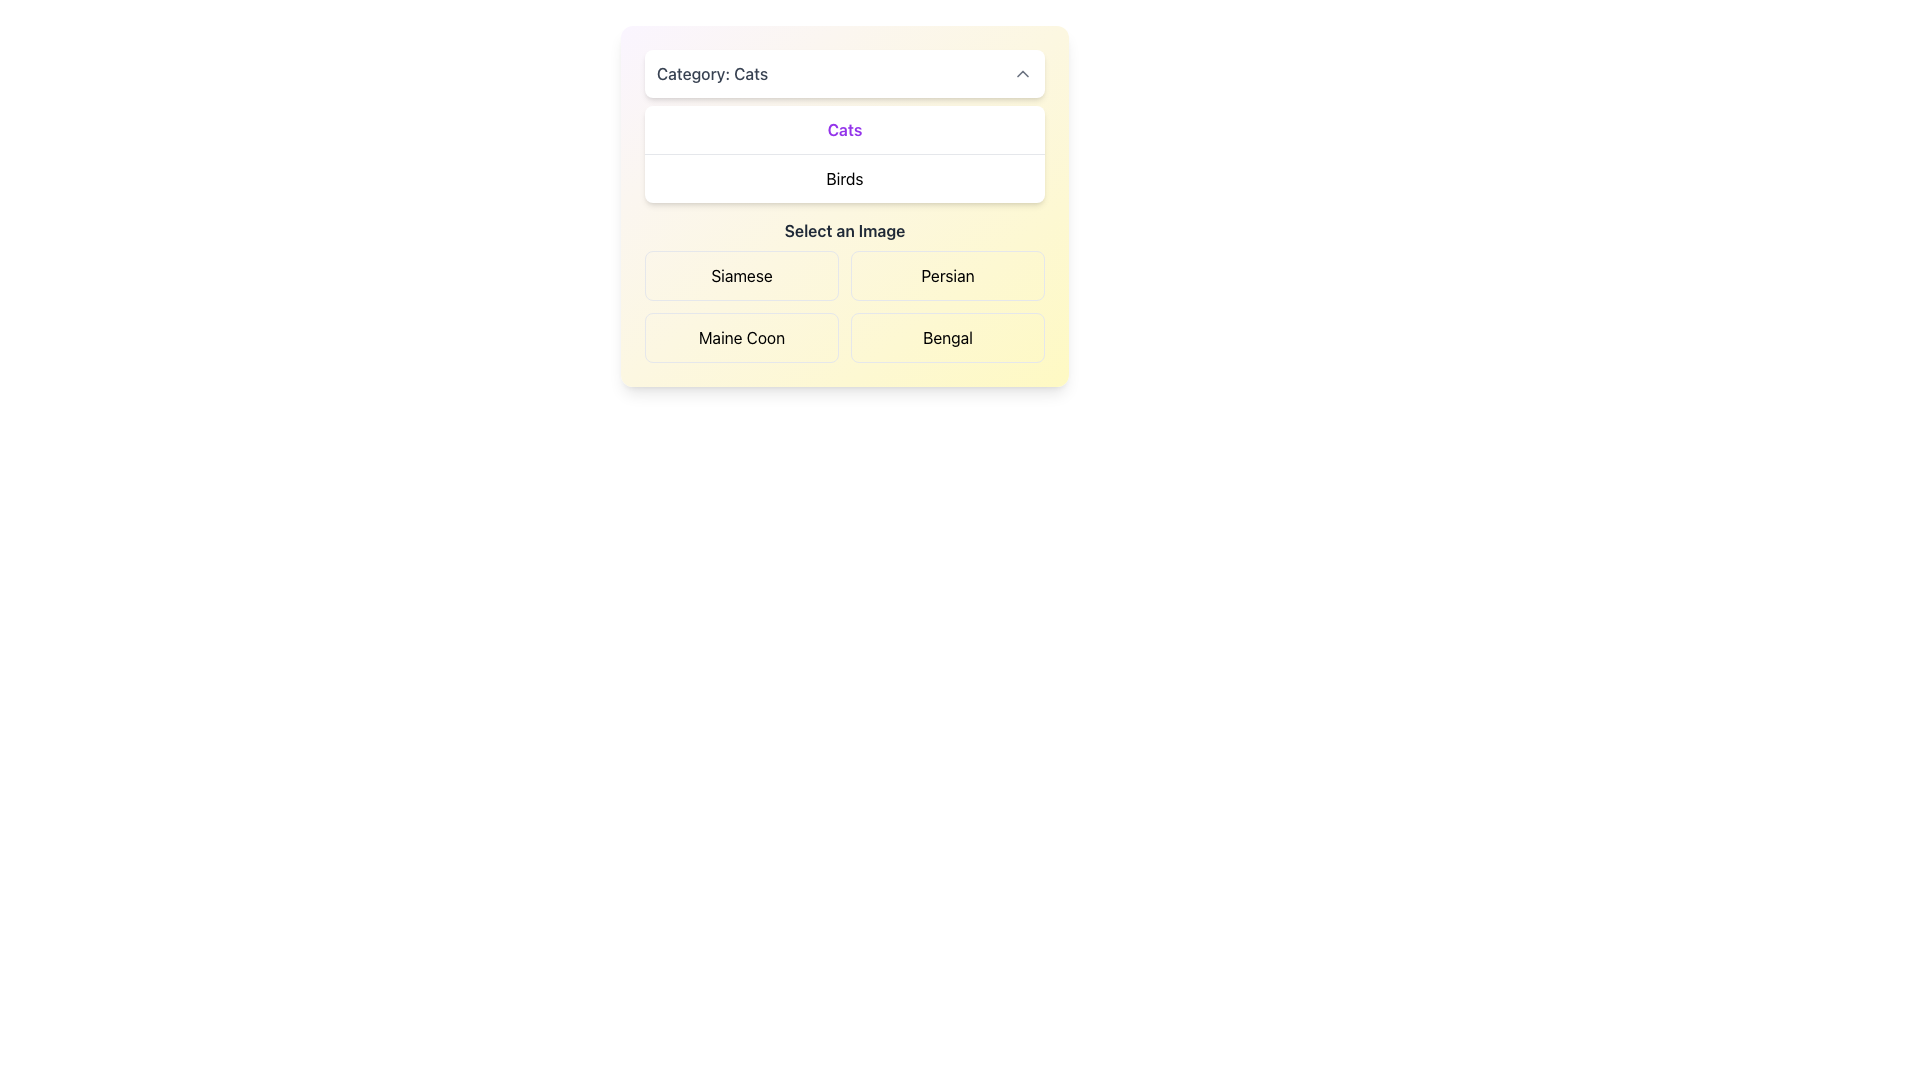 The image size is (1920, 1080). What do you see at coordinates (947, 276) in the screenshot?
I see `the 'Persian' option selector button located in the top-right cell of the 2x2 grid under the 'Select an Image' label` at bounding box center [947, 276].